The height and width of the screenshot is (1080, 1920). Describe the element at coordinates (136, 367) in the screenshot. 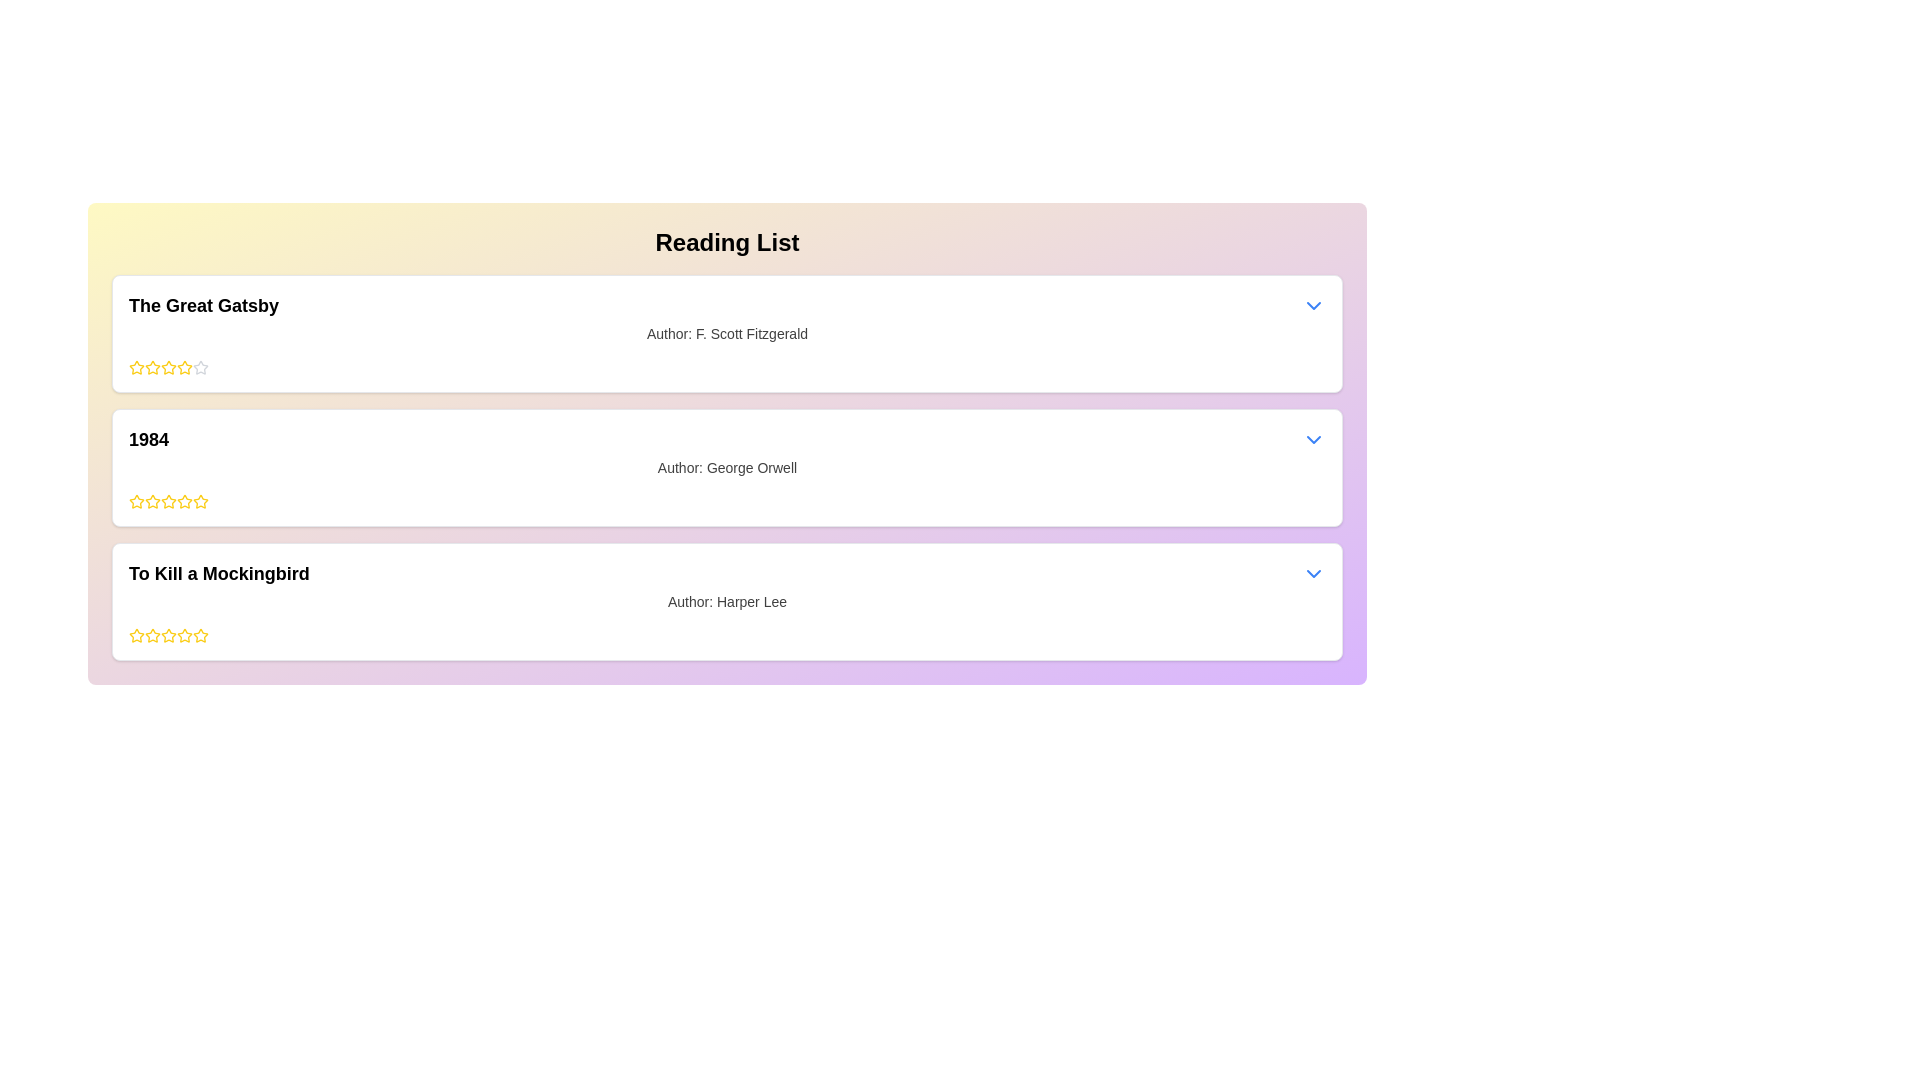

I see `the first star-shaped icon with a yellow border in the rating section of 'The Great Gatsby'` at that location.